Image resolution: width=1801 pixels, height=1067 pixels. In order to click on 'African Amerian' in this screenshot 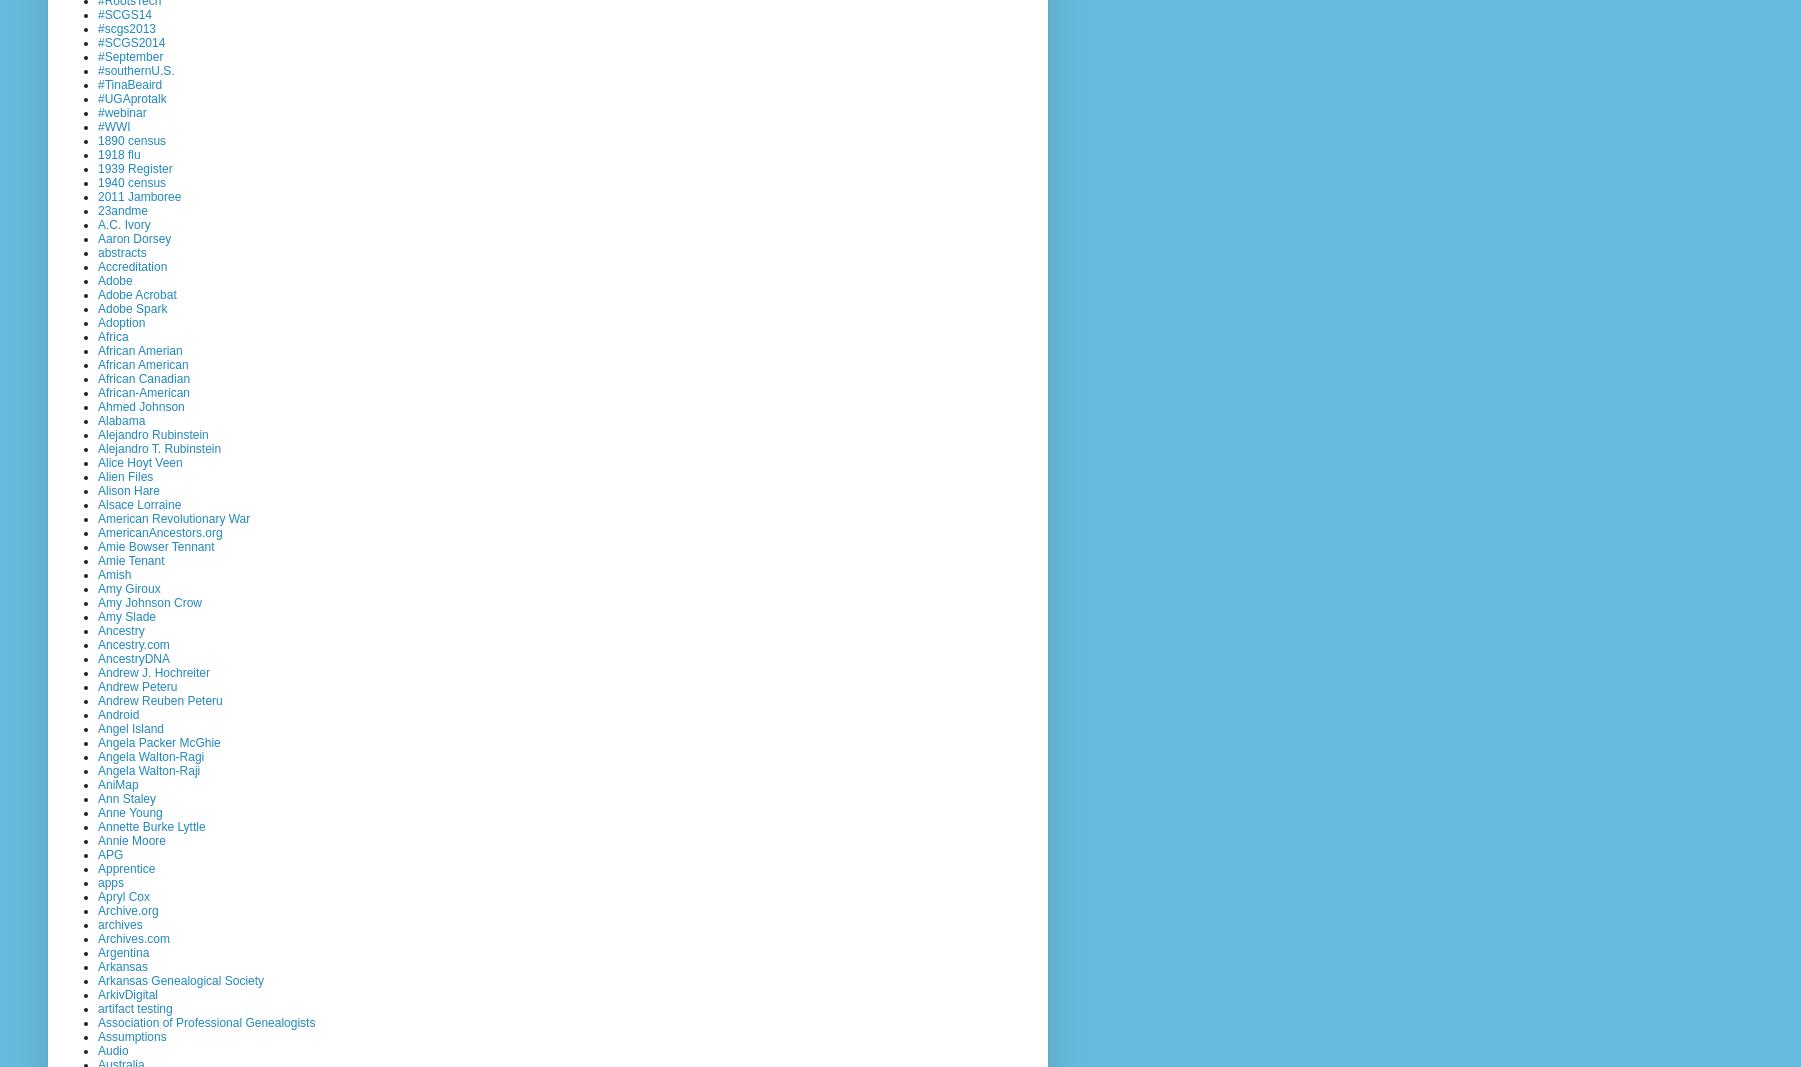, I will do `click(139, 349)`.